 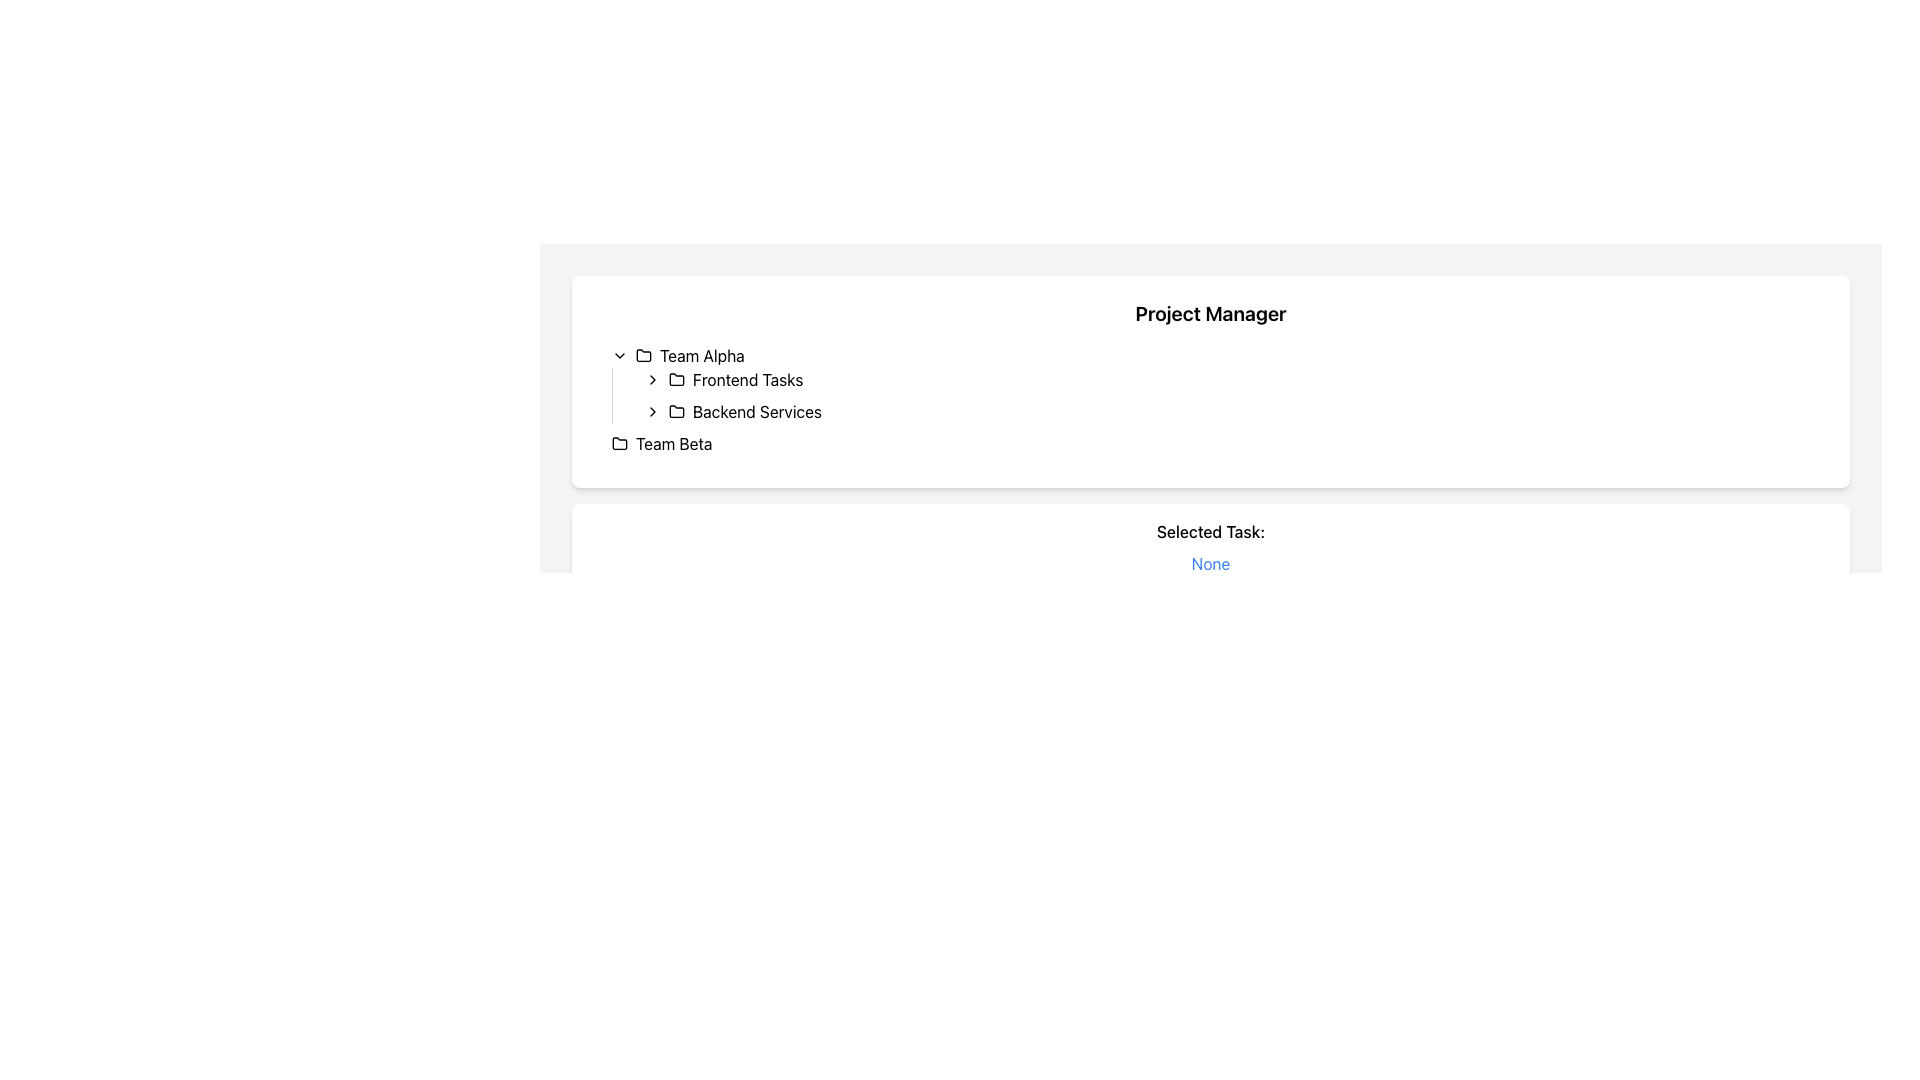 I want to click on the Dropdown Trigger Icon, so click(x=618, y=354).